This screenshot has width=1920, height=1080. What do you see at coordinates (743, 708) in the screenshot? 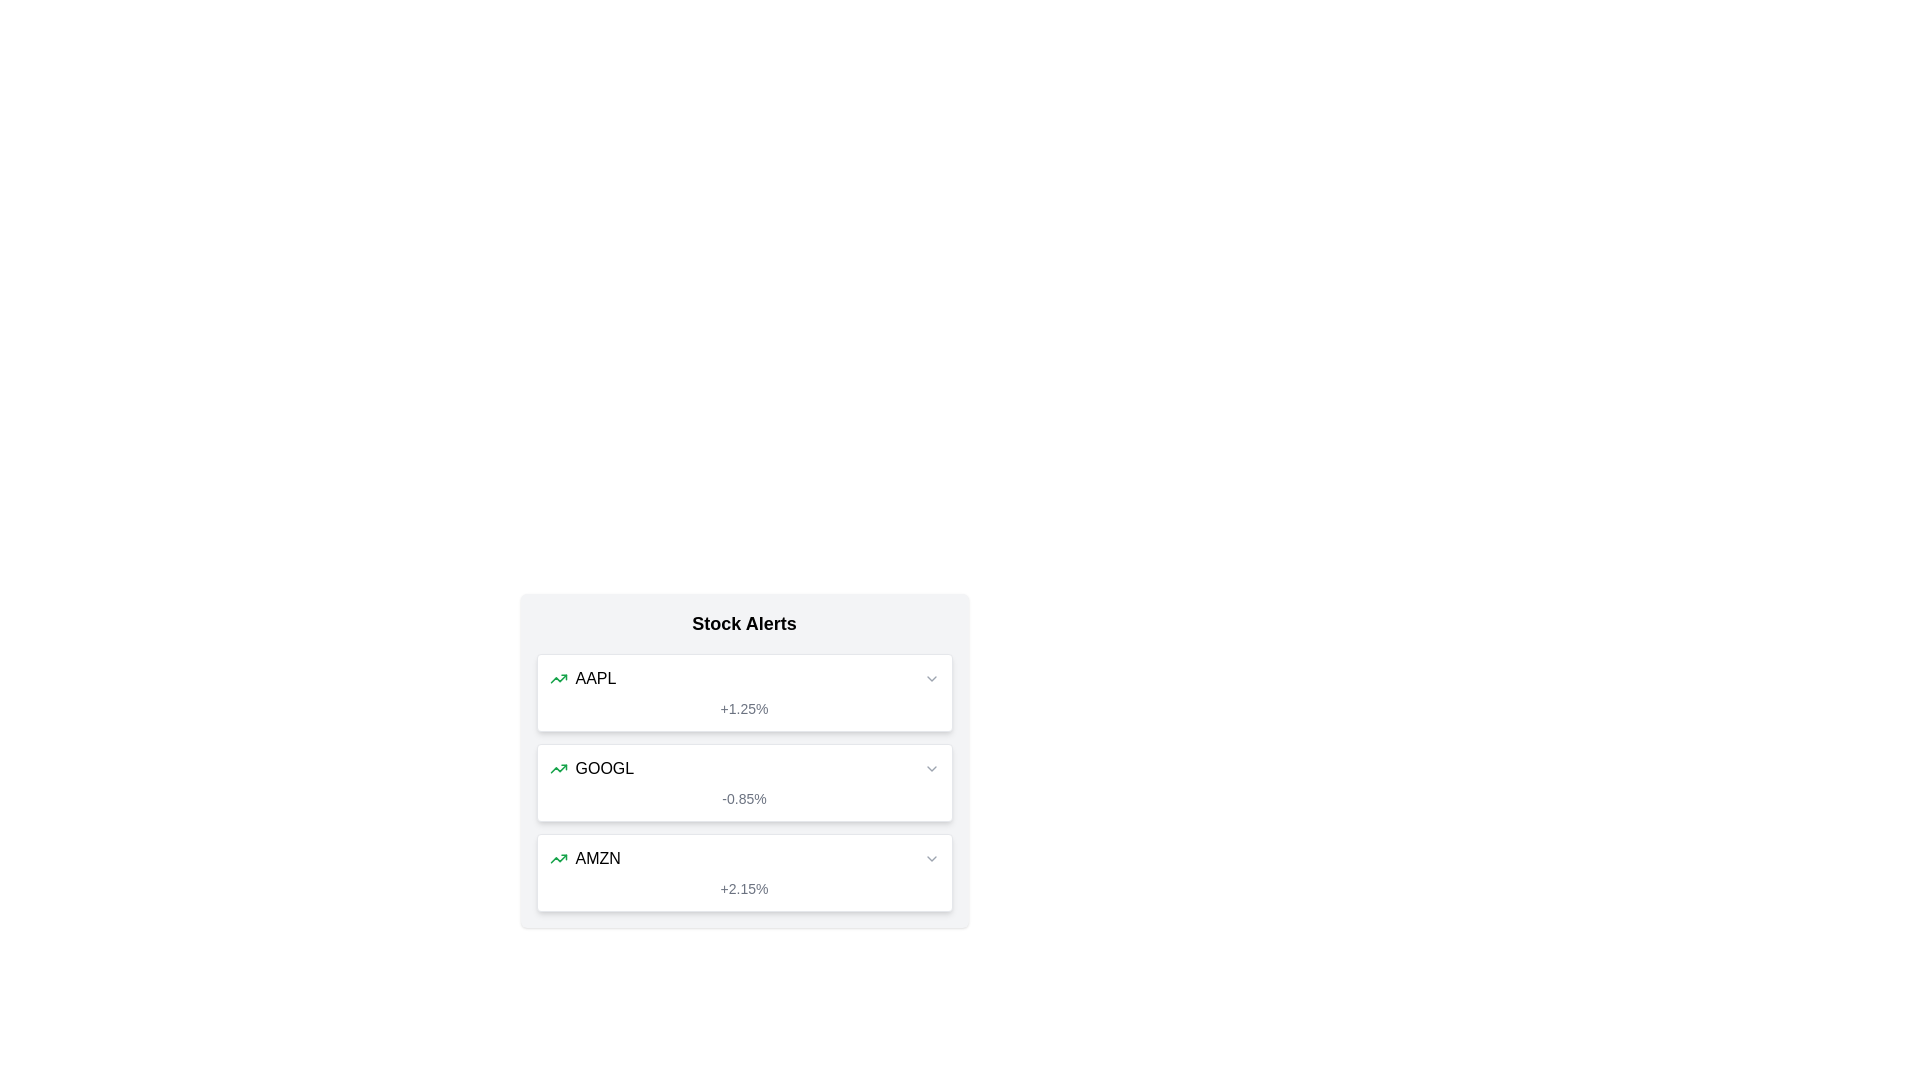
I see `the Text Display element that shows the percentage change for 'AAPL', located below the title and next to the trending icon` at bounding box center [743, 708].